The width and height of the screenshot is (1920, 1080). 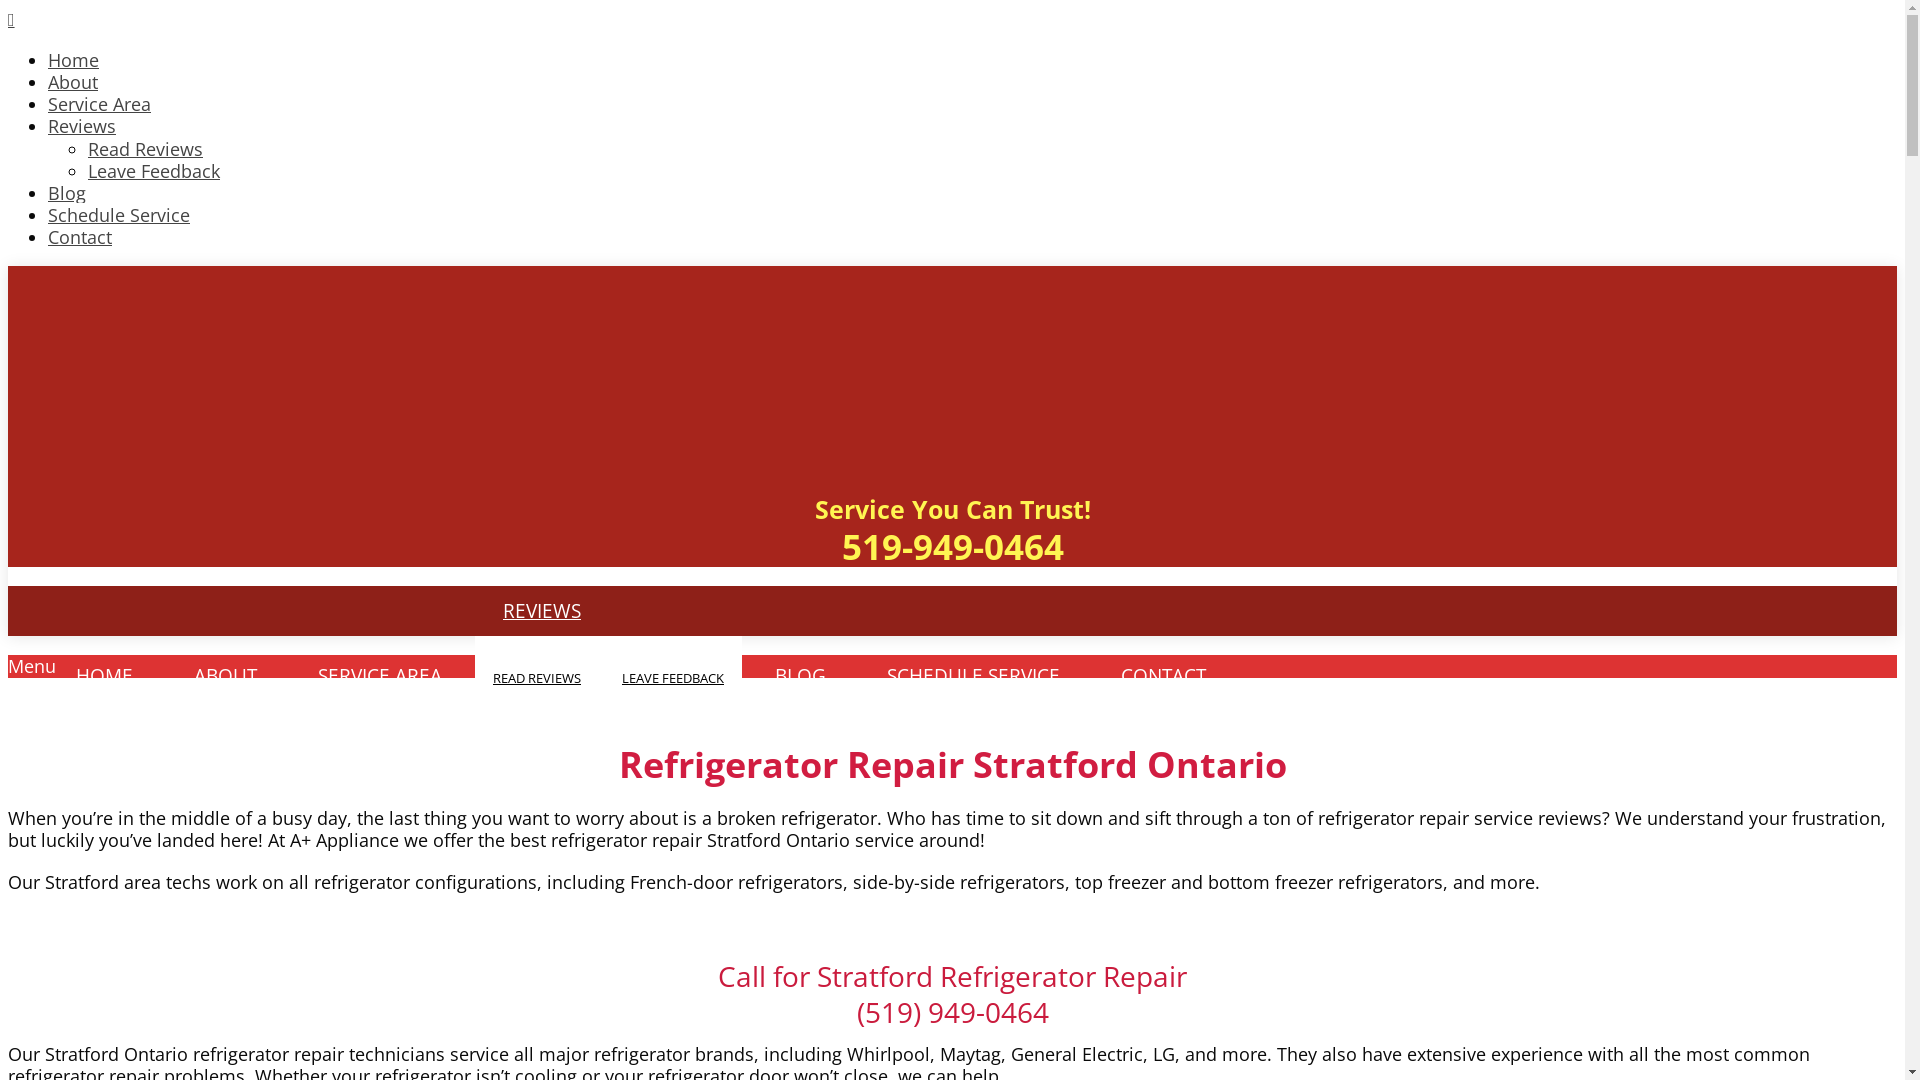 What do you see at coordinates (537, 677) in the screenshot?
I see `'READ REVIEWS'` at bounding box center [537, 677].